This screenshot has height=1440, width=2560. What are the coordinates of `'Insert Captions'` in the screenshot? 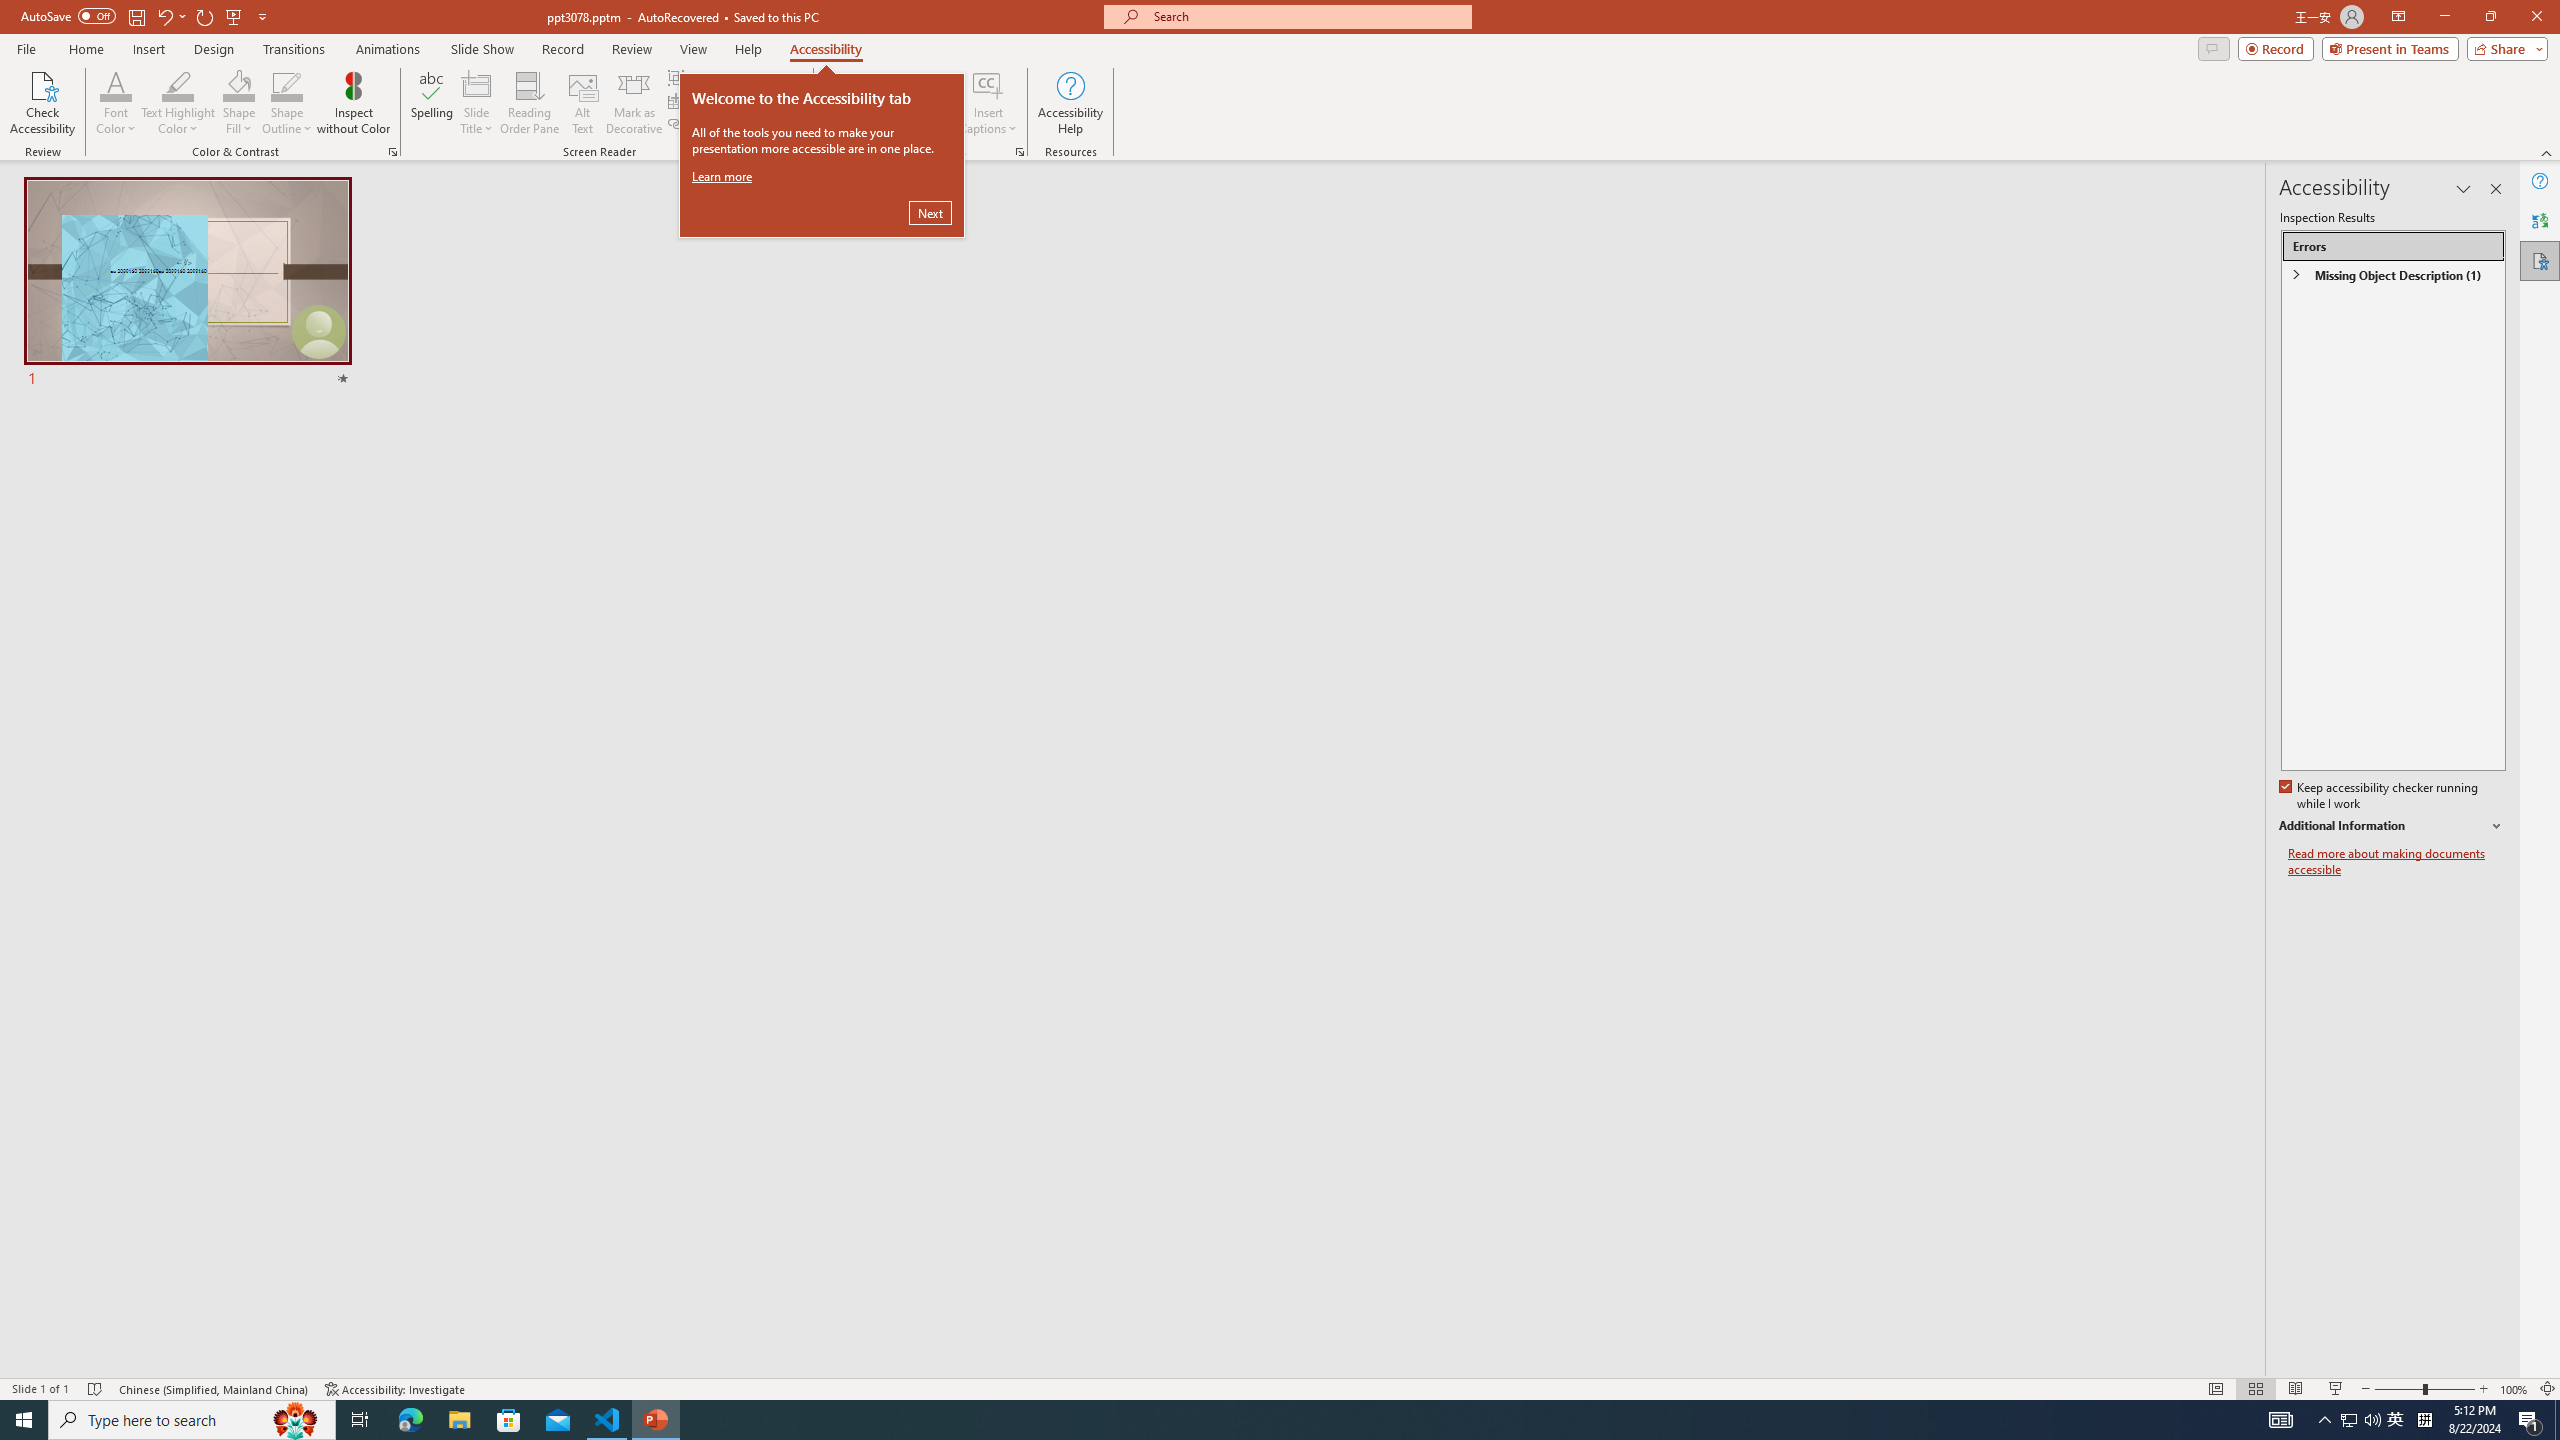 It's located at (987, 103).